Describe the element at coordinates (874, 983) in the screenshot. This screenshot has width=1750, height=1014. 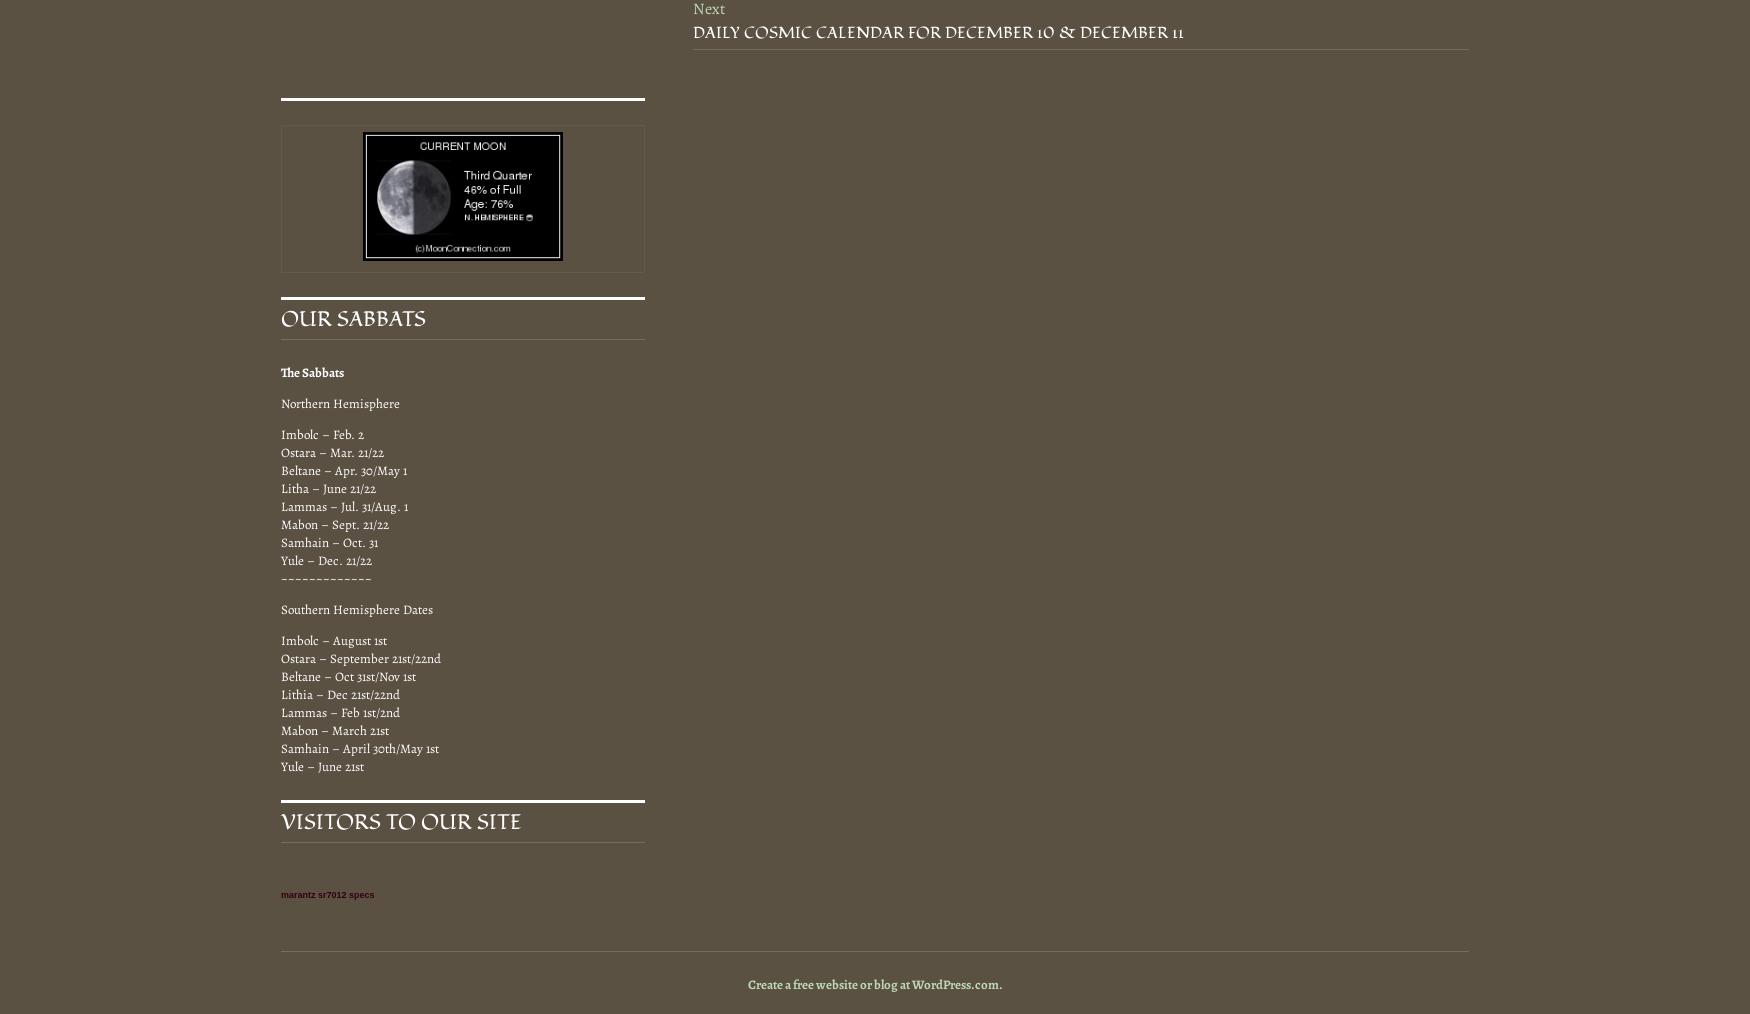
I see `'Create a free website or blog at WordPress.com.'` at that location.